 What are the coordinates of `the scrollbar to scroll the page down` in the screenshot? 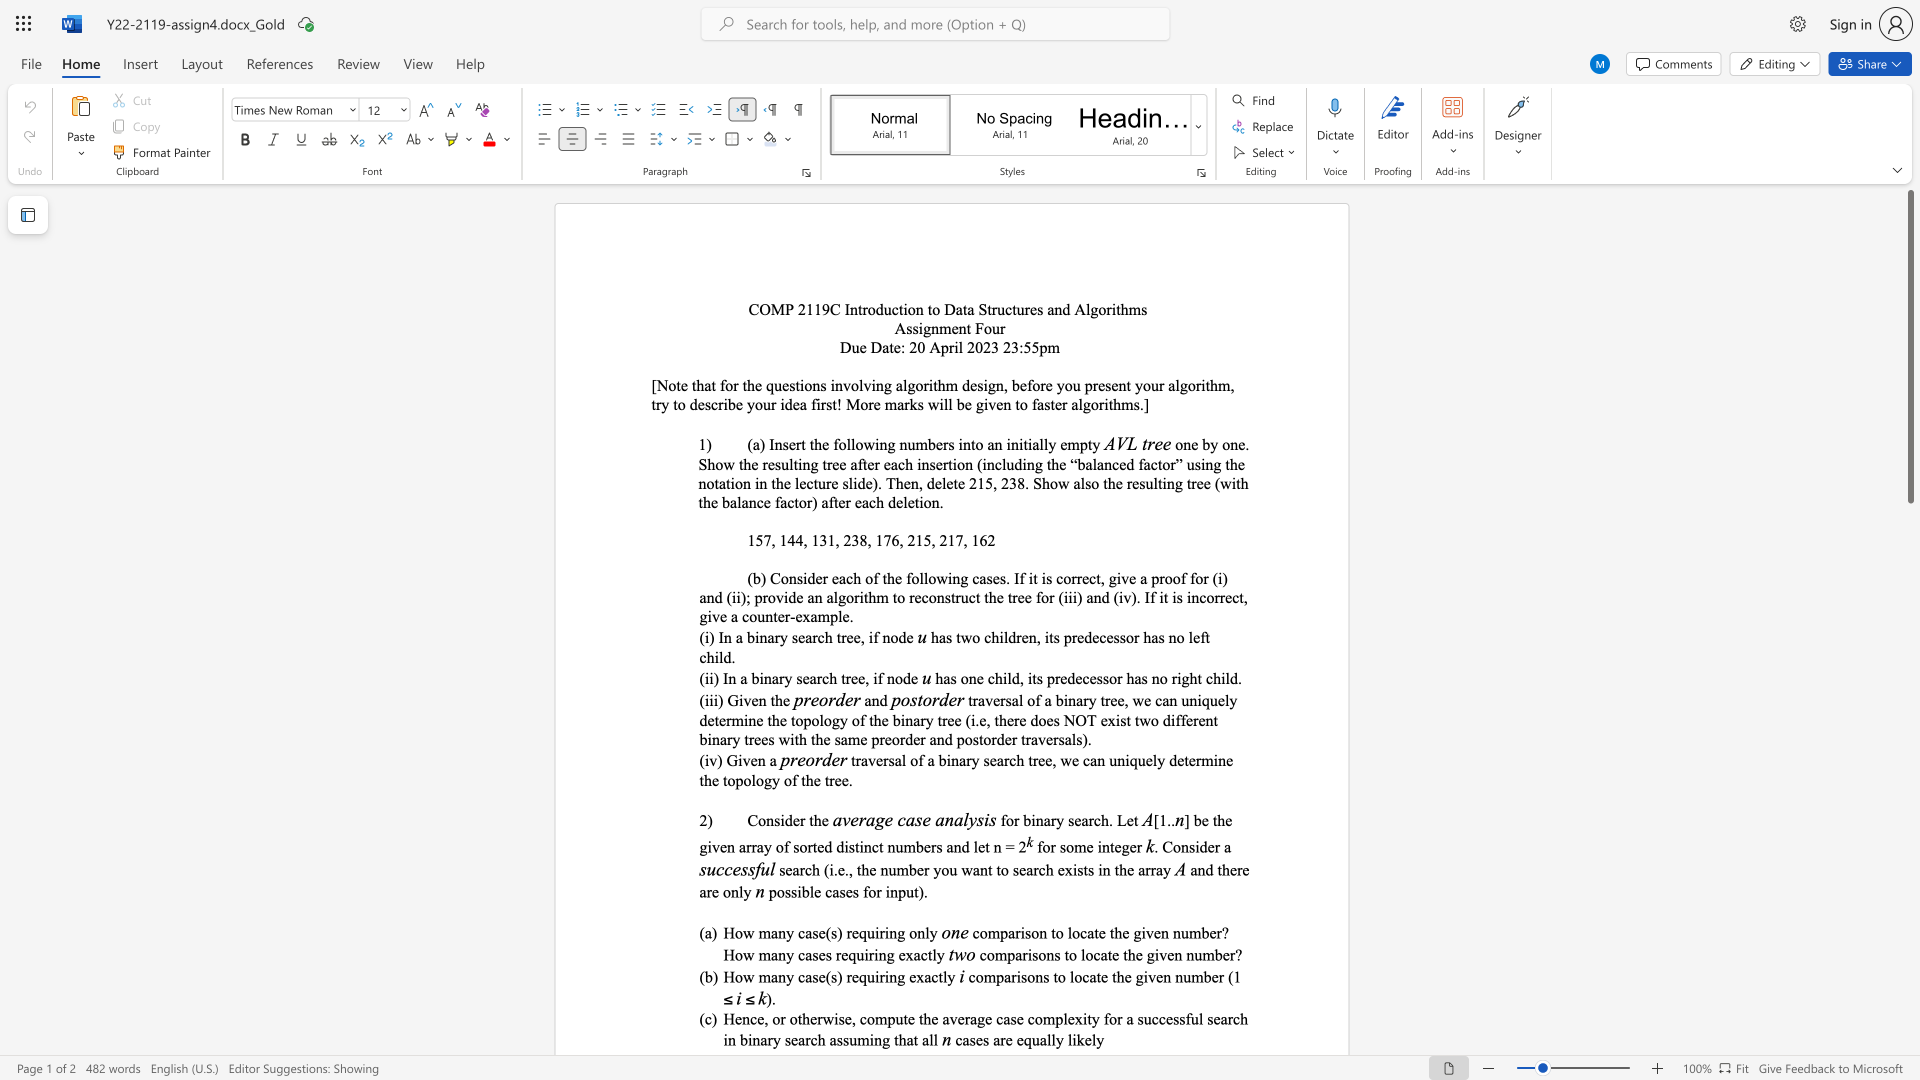 It's located at (1909, 678).